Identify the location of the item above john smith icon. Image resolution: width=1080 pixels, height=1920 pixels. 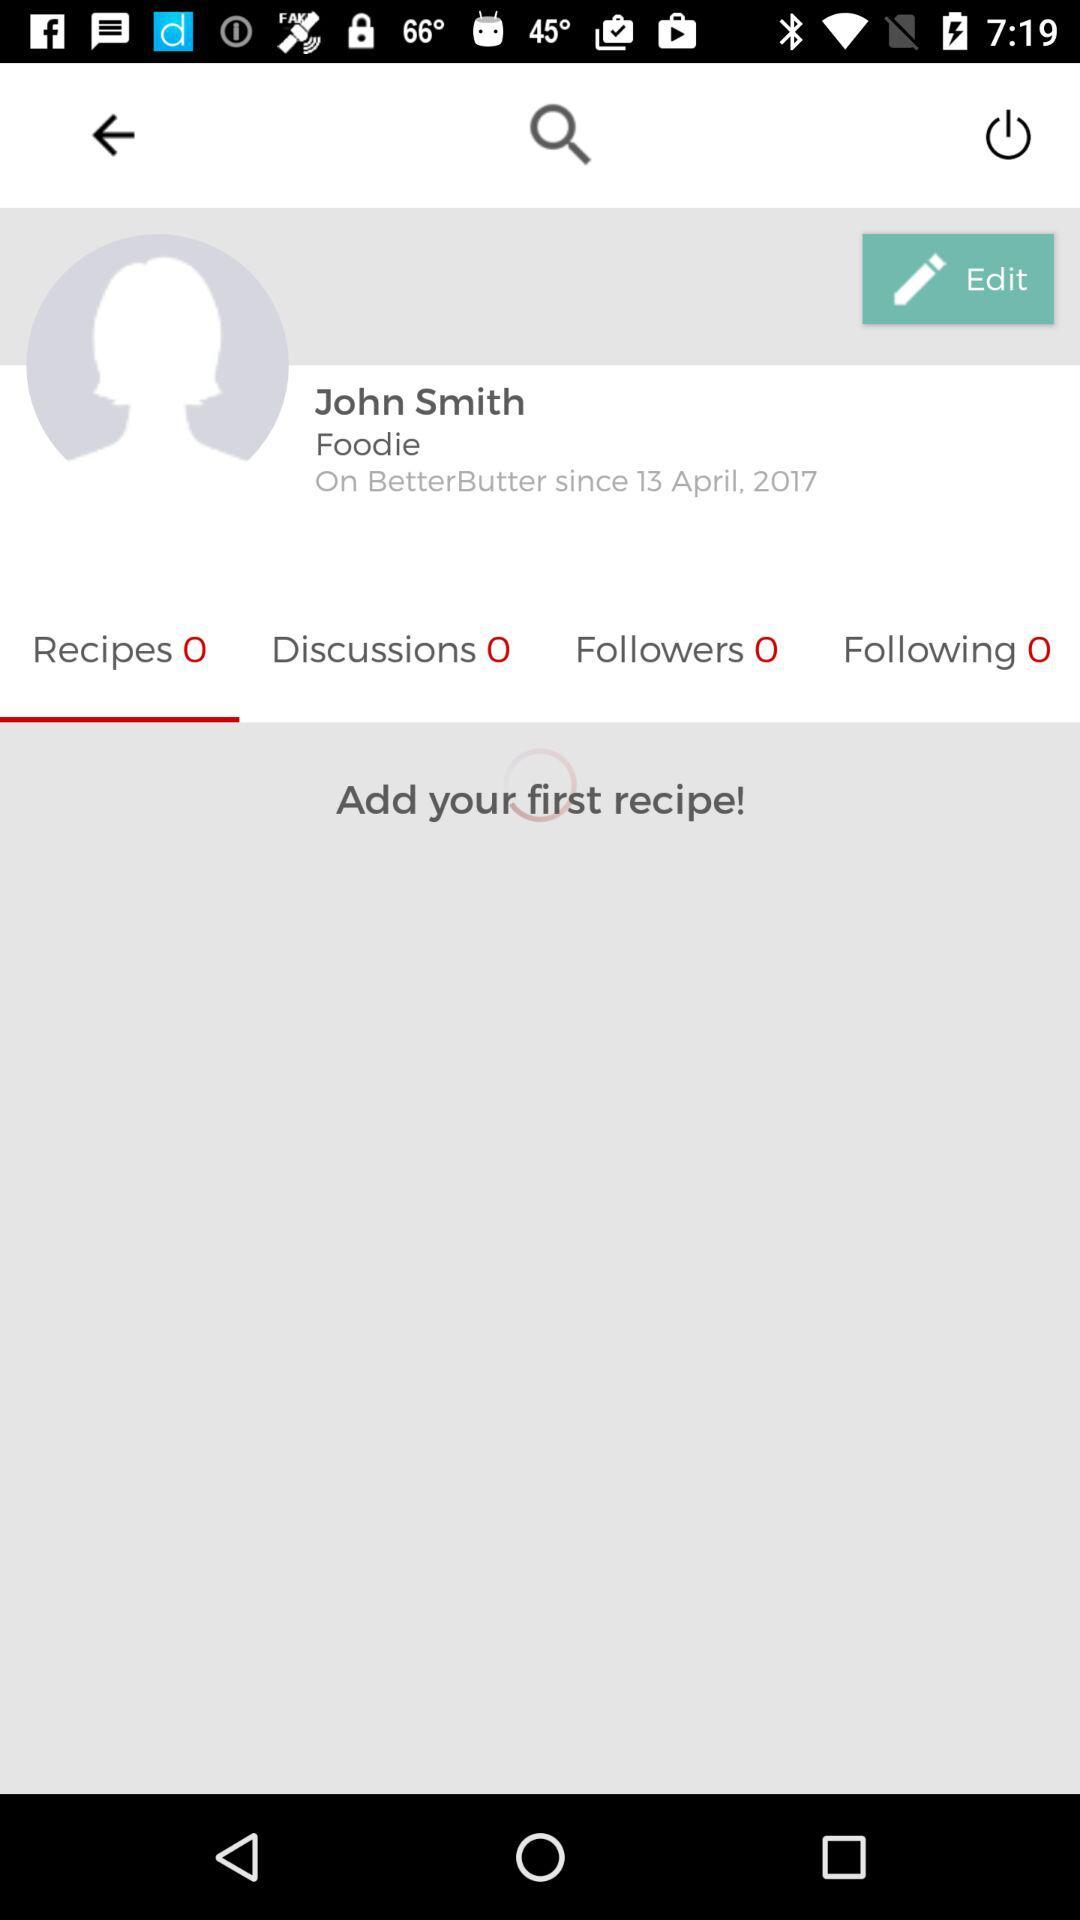
(560, 133).